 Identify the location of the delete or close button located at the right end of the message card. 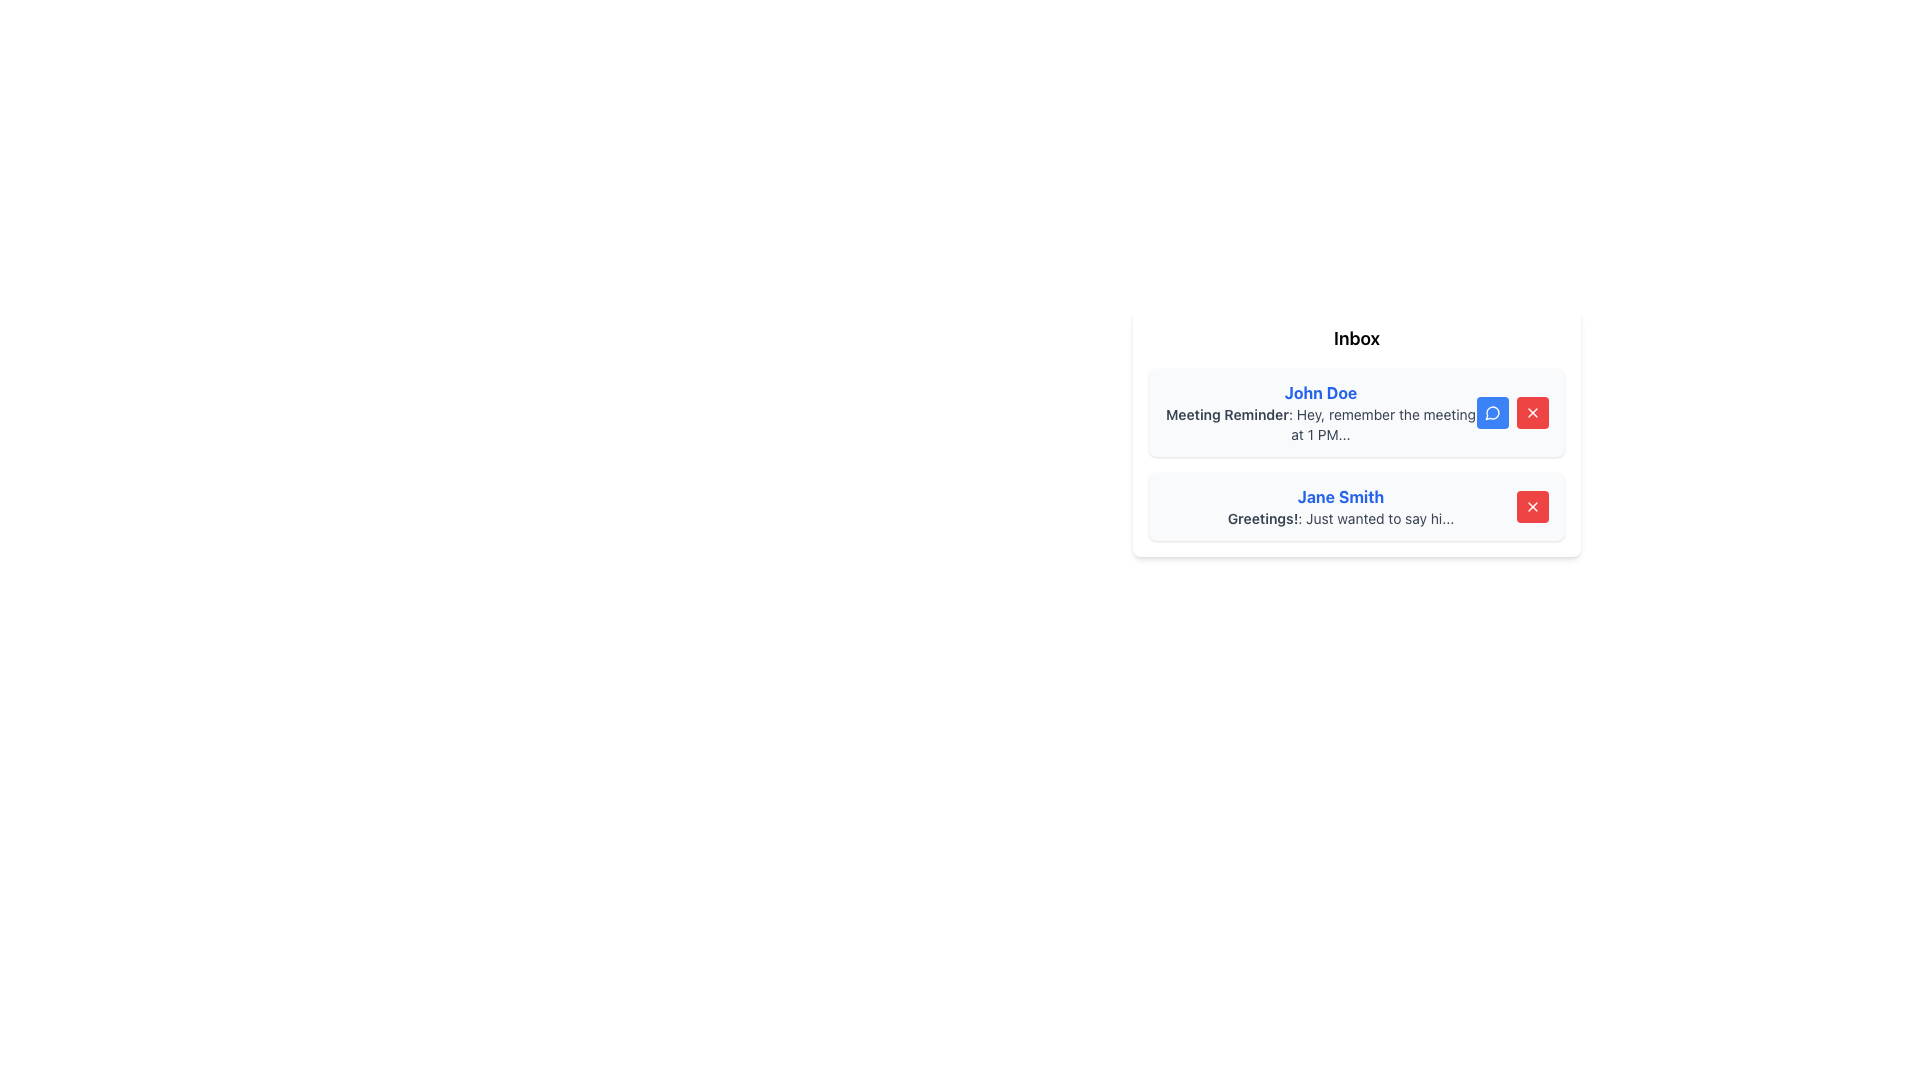
(1531, 411).